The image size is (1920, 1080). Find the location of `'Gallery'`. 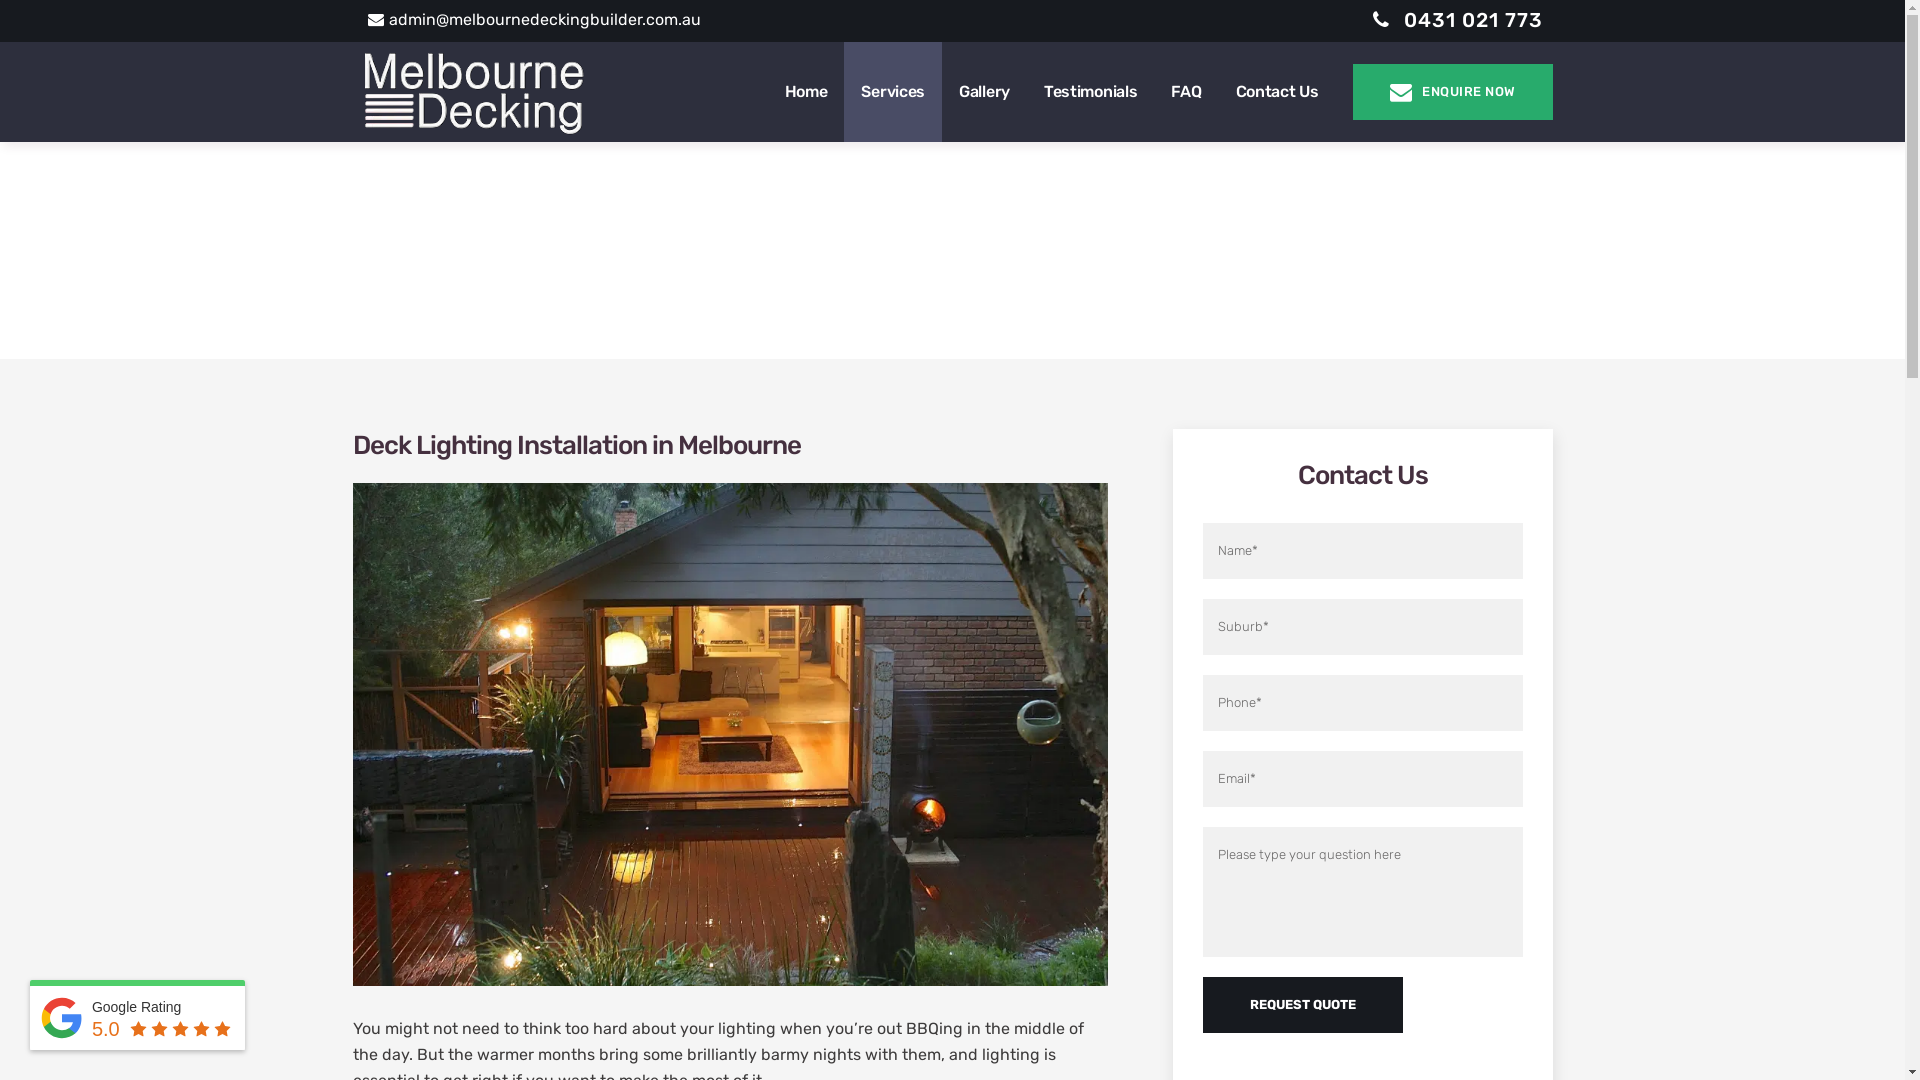

'Gallery' is located at coordinates (984, 92).